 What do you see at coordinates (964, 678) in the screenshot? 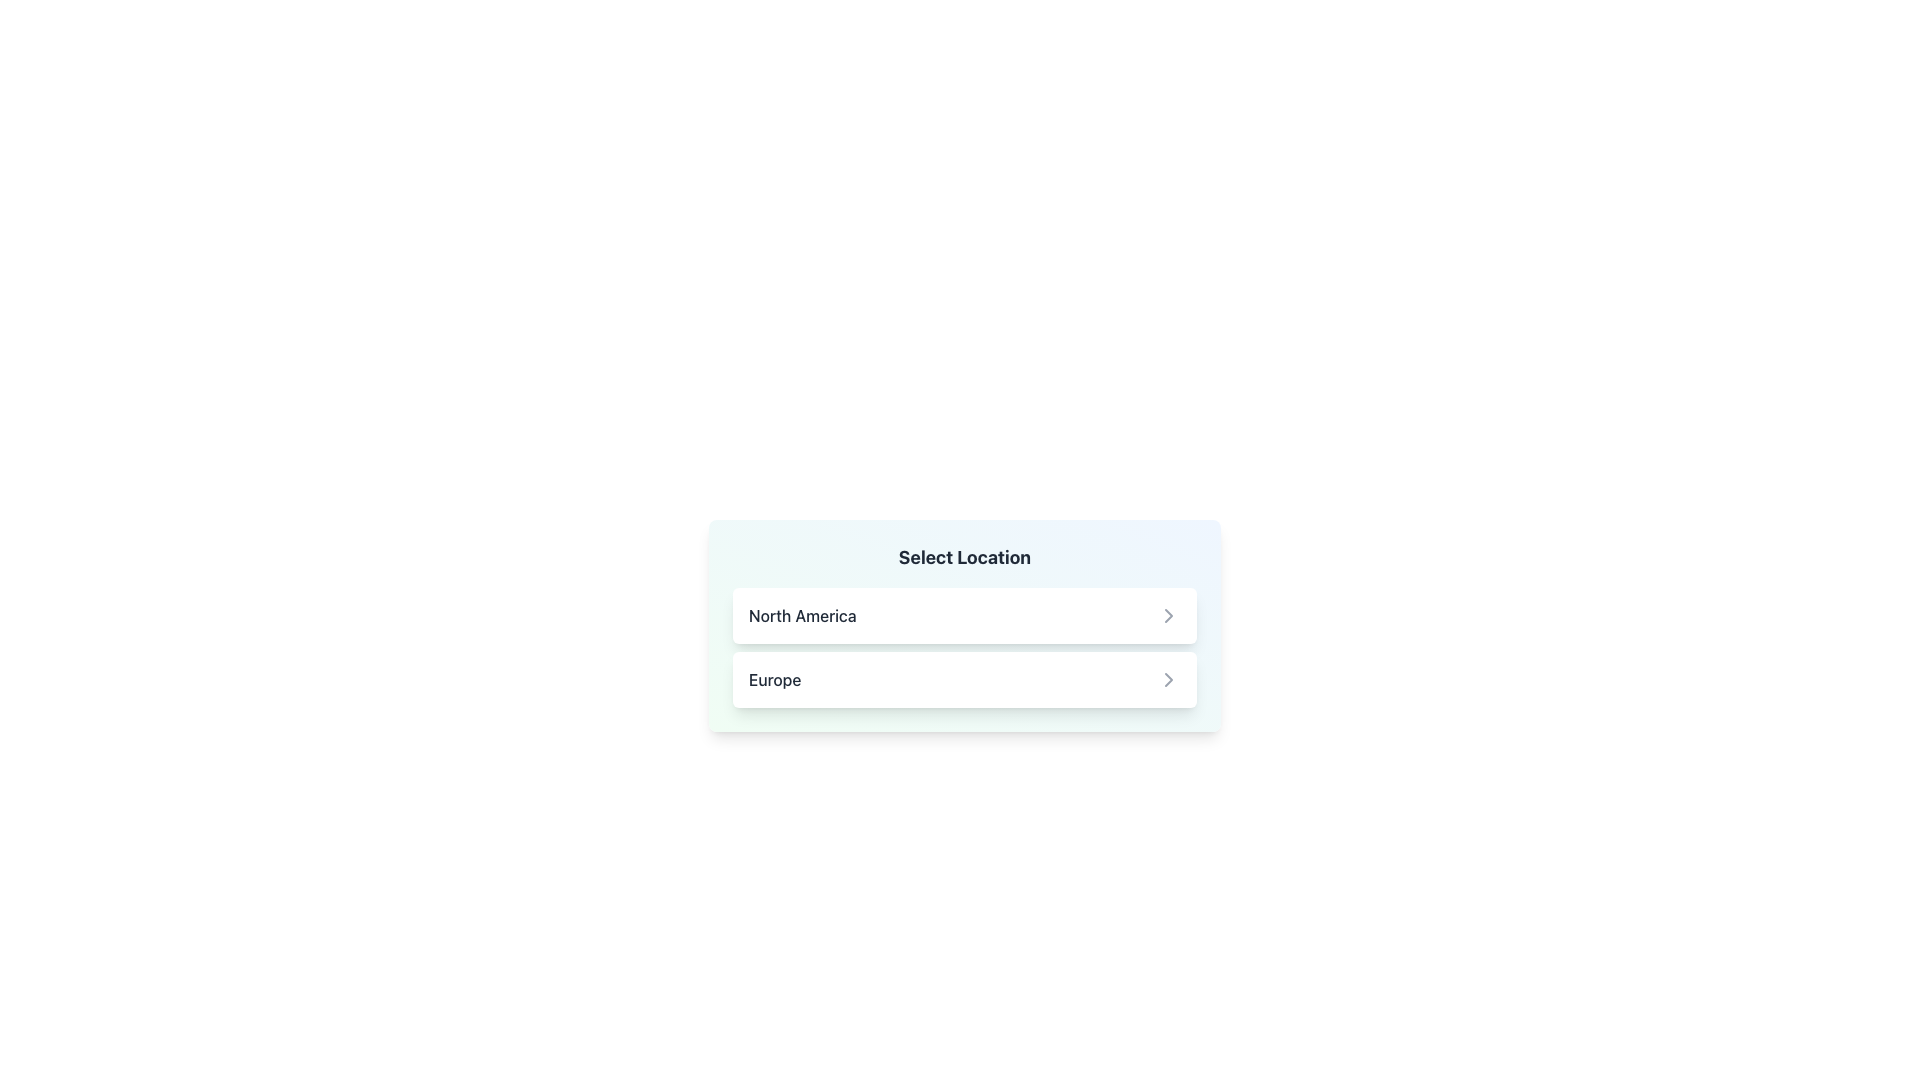
I see `the 'Europe' location list item, which is the second item in a vertical list beneath 'North America'` at bounding box center [964, 678].